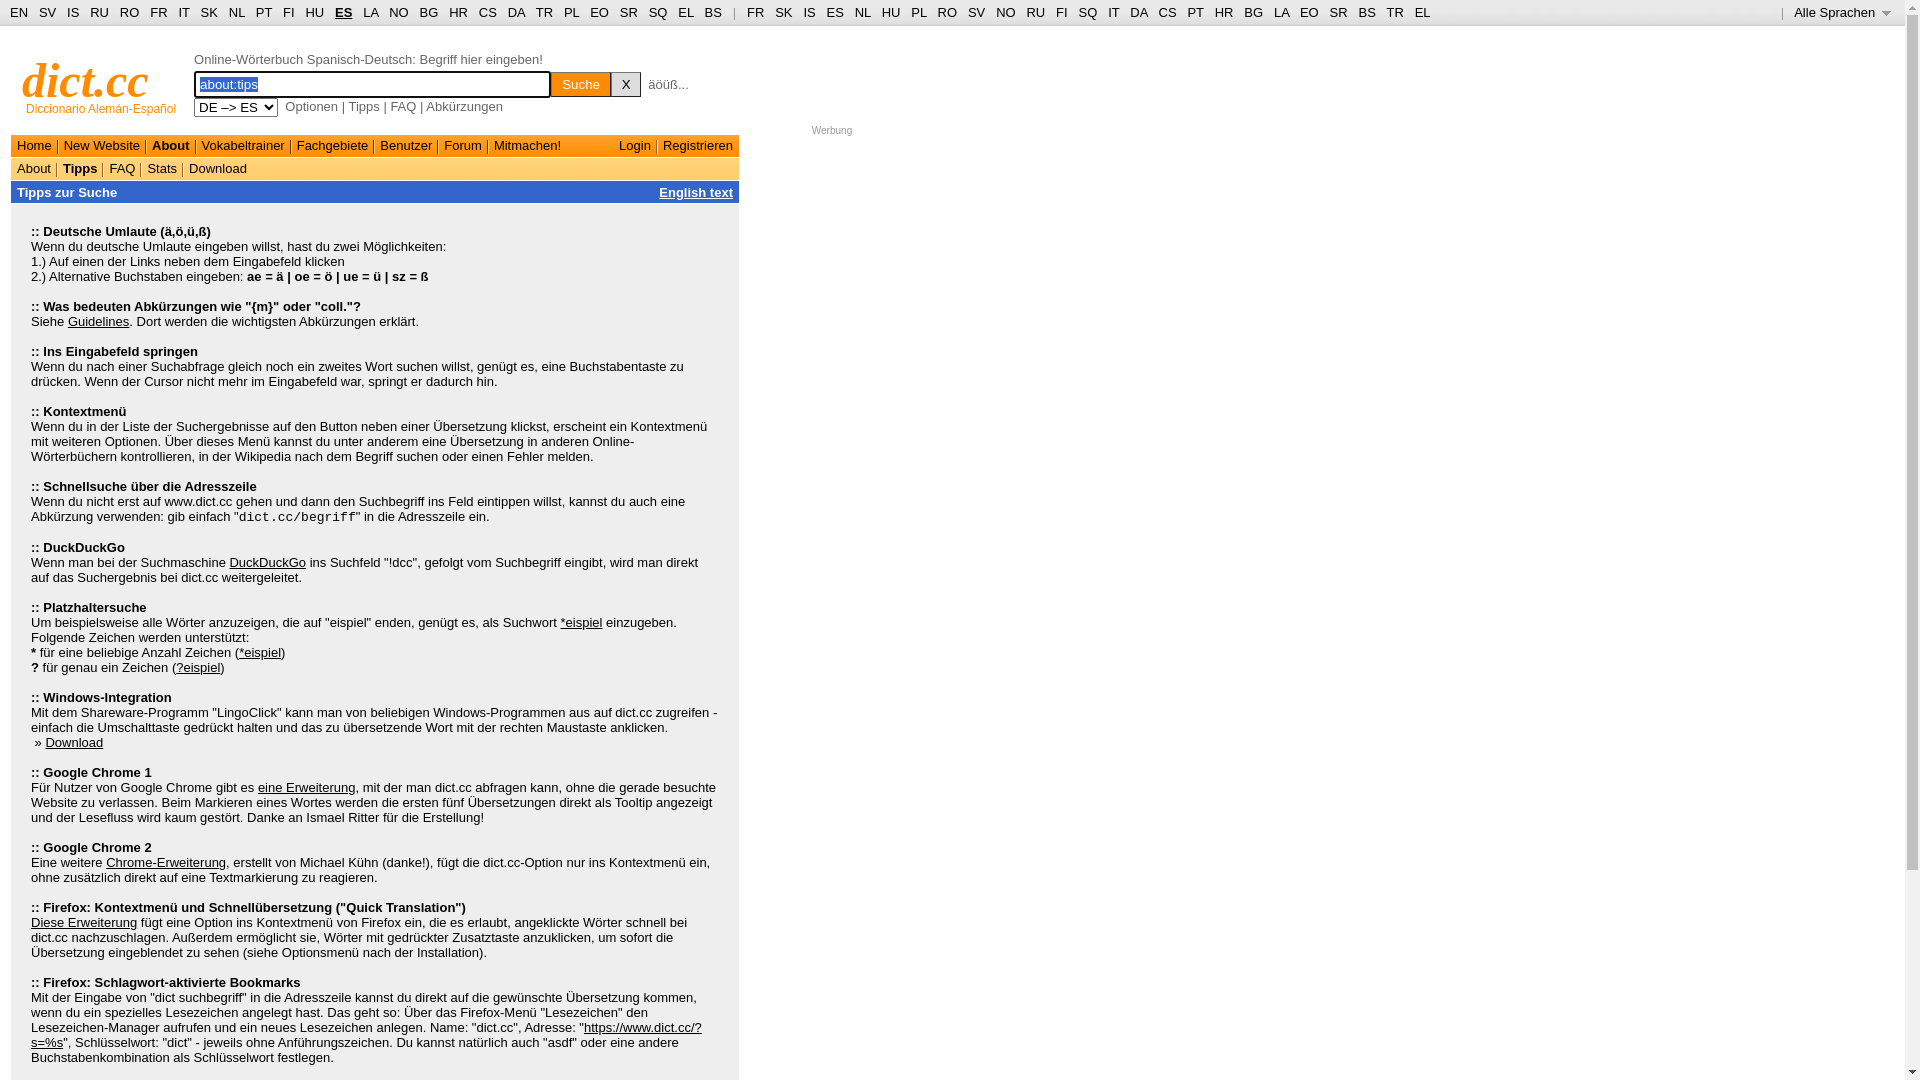  Describe the element at coordinates (782, 12) in the screenshot. I see `'SK'` at that location.